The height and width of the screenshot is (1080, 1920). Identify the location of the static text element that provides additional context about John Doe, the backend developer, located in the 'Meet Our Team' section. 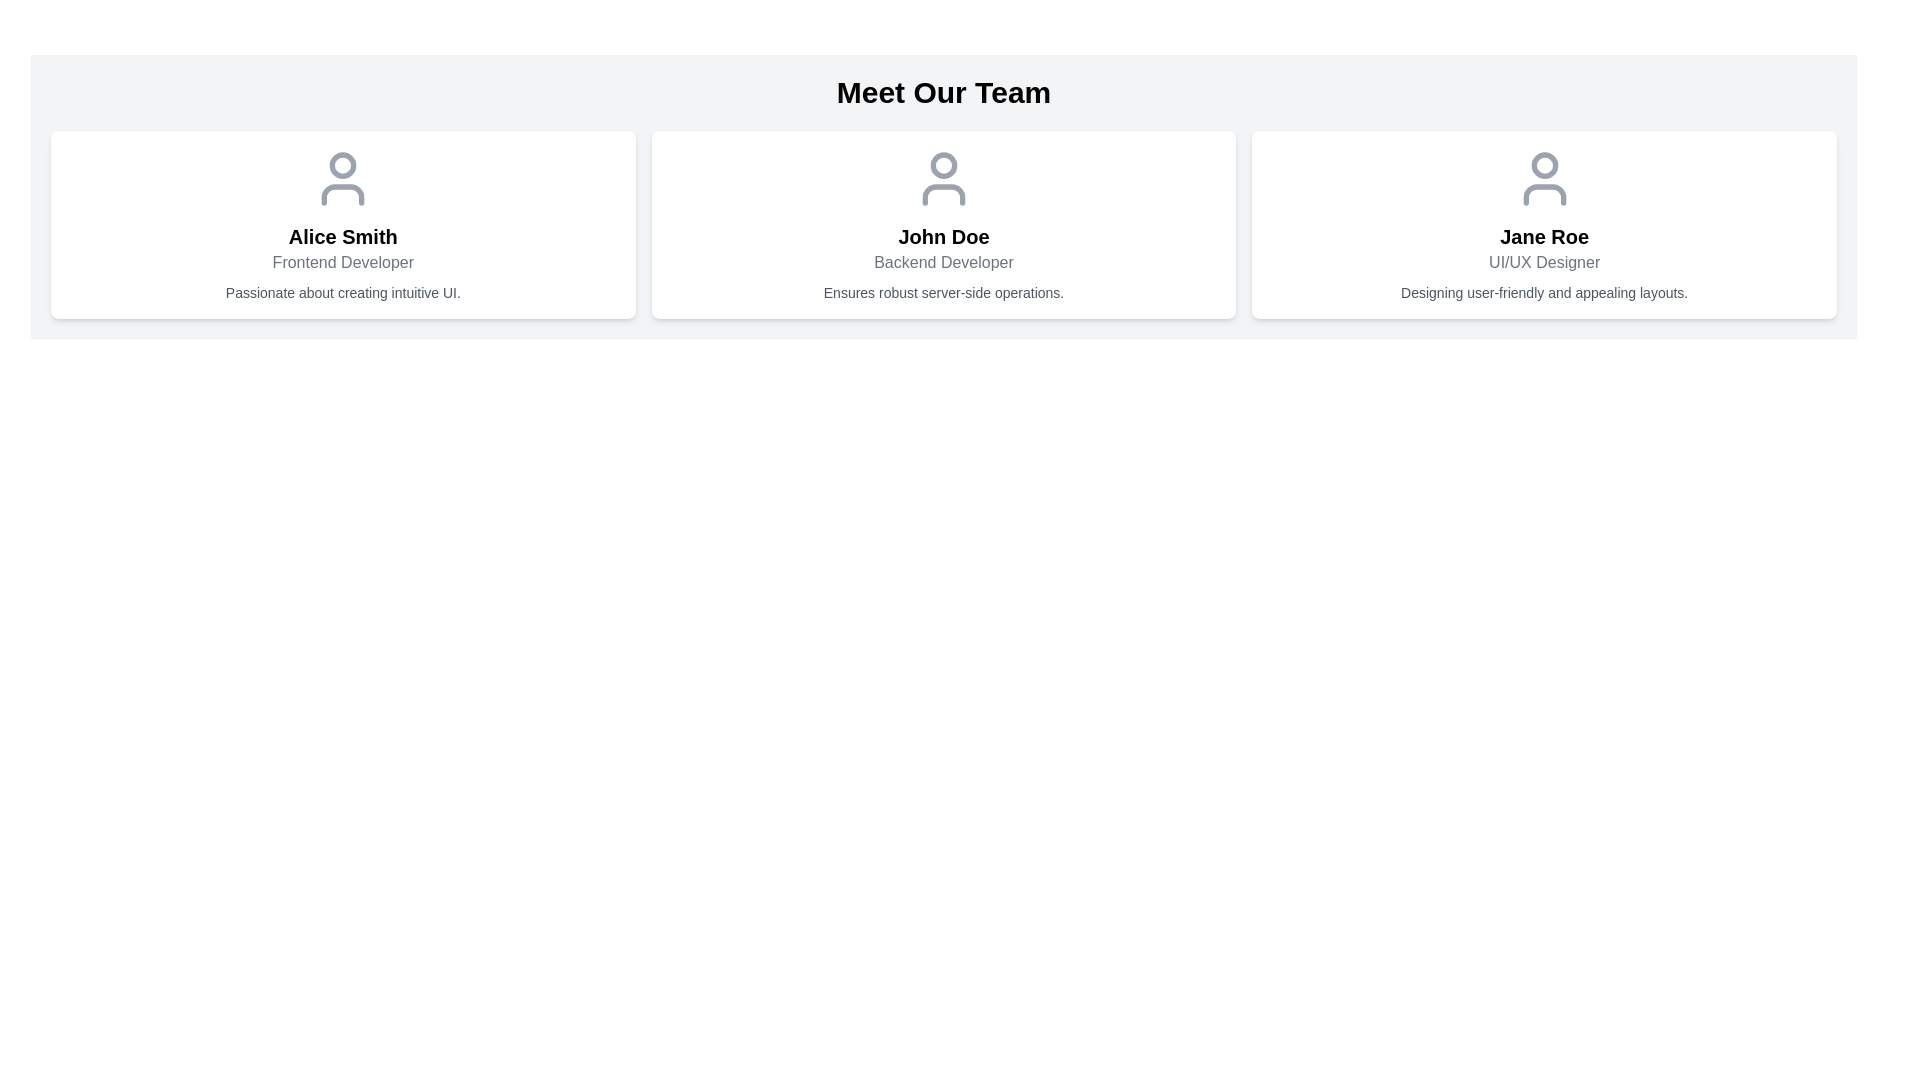
(943, 293).